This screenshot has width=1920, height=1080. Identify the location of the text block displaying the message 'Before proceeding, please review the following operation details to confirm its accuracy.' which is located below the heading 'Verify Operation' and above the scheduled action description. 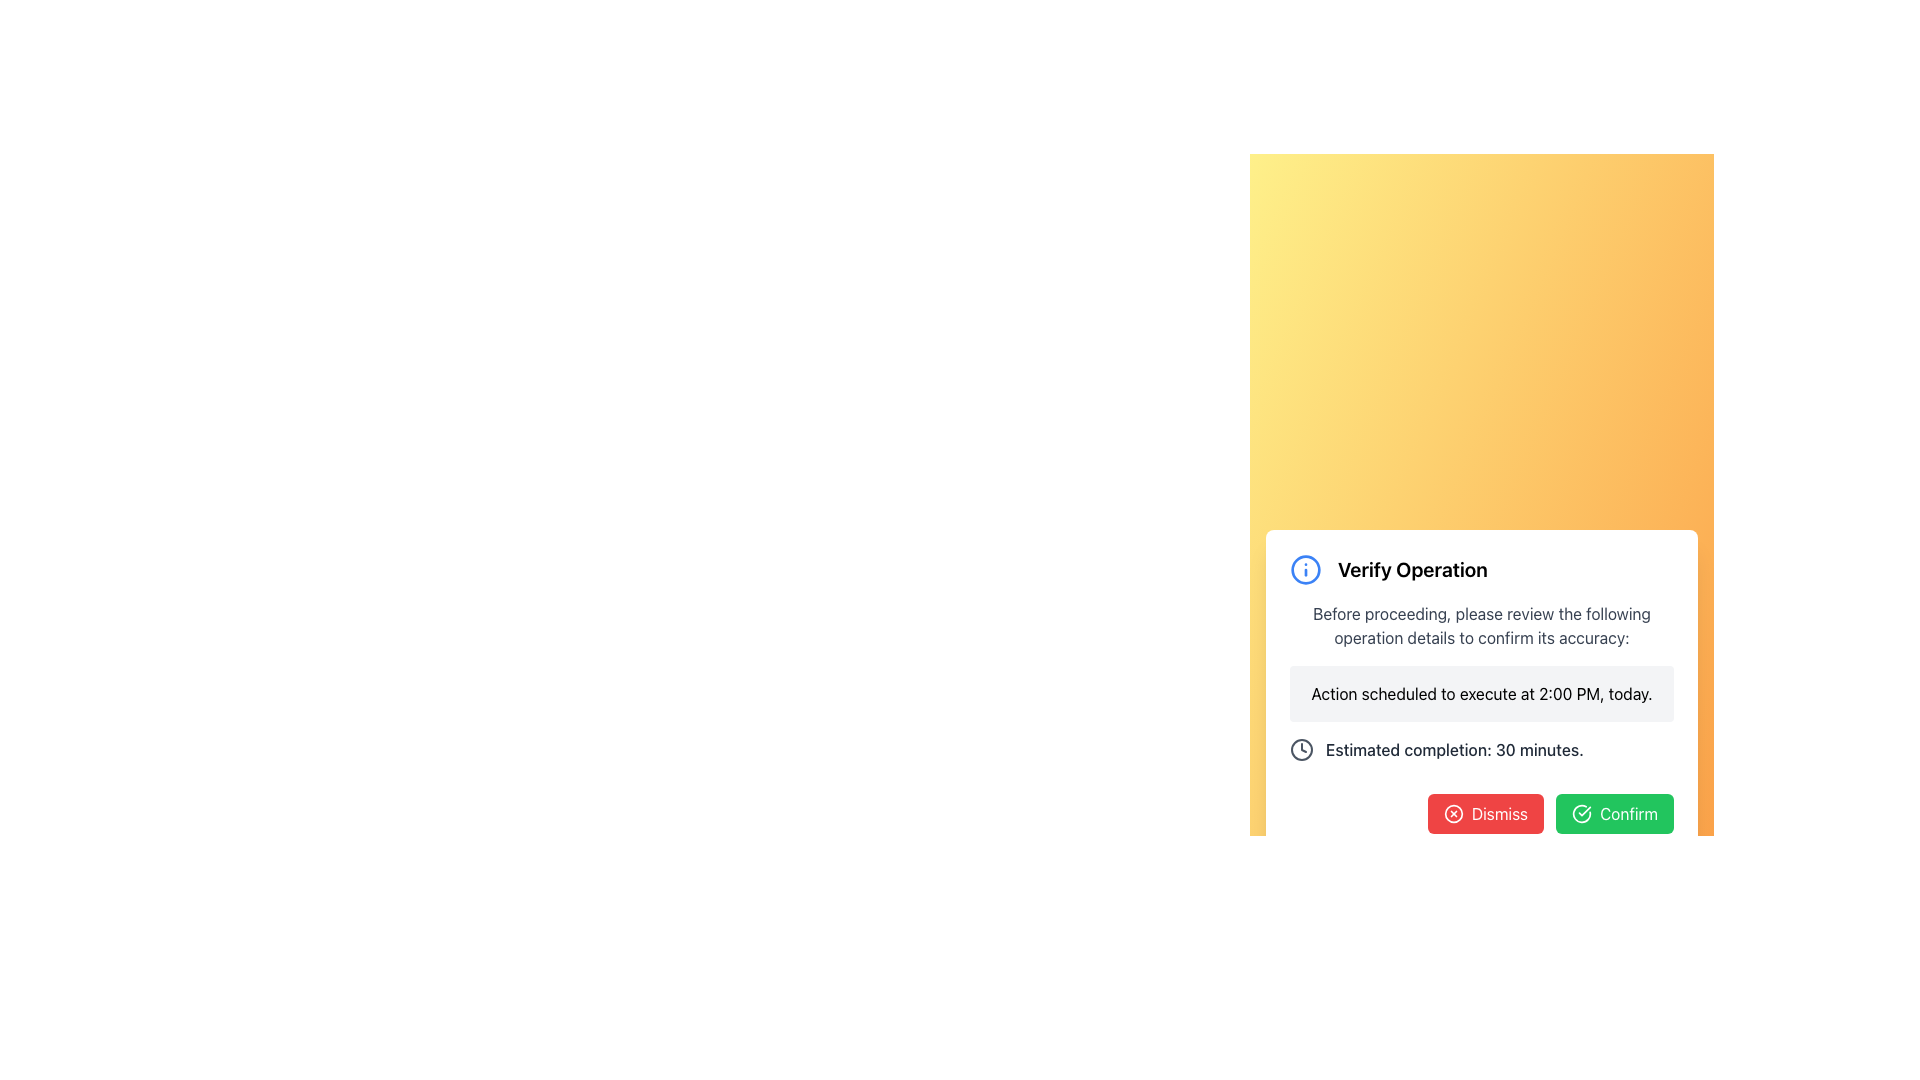
(1482, 624).